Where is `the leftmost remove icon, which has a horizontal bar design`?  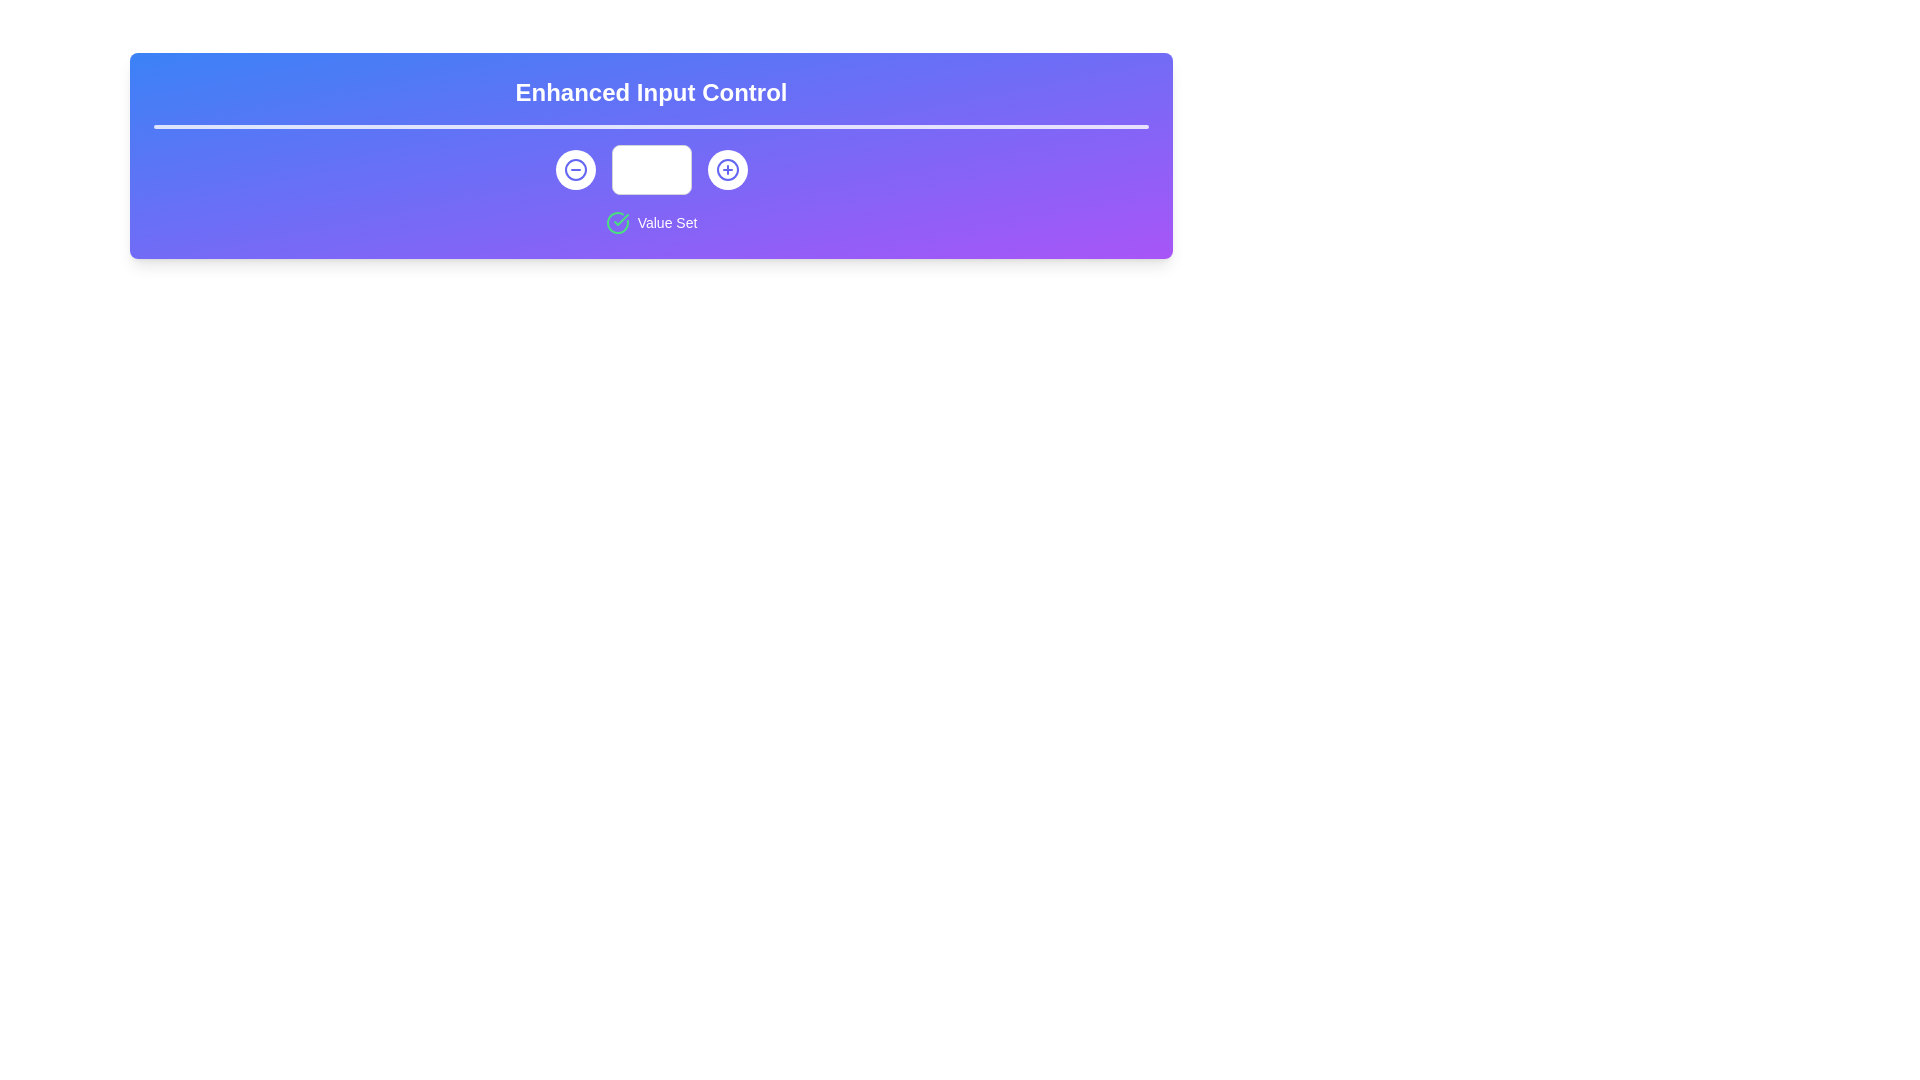
the leftmost remove icon, which has a horizontal bar design is located at coordinates (574, 168).